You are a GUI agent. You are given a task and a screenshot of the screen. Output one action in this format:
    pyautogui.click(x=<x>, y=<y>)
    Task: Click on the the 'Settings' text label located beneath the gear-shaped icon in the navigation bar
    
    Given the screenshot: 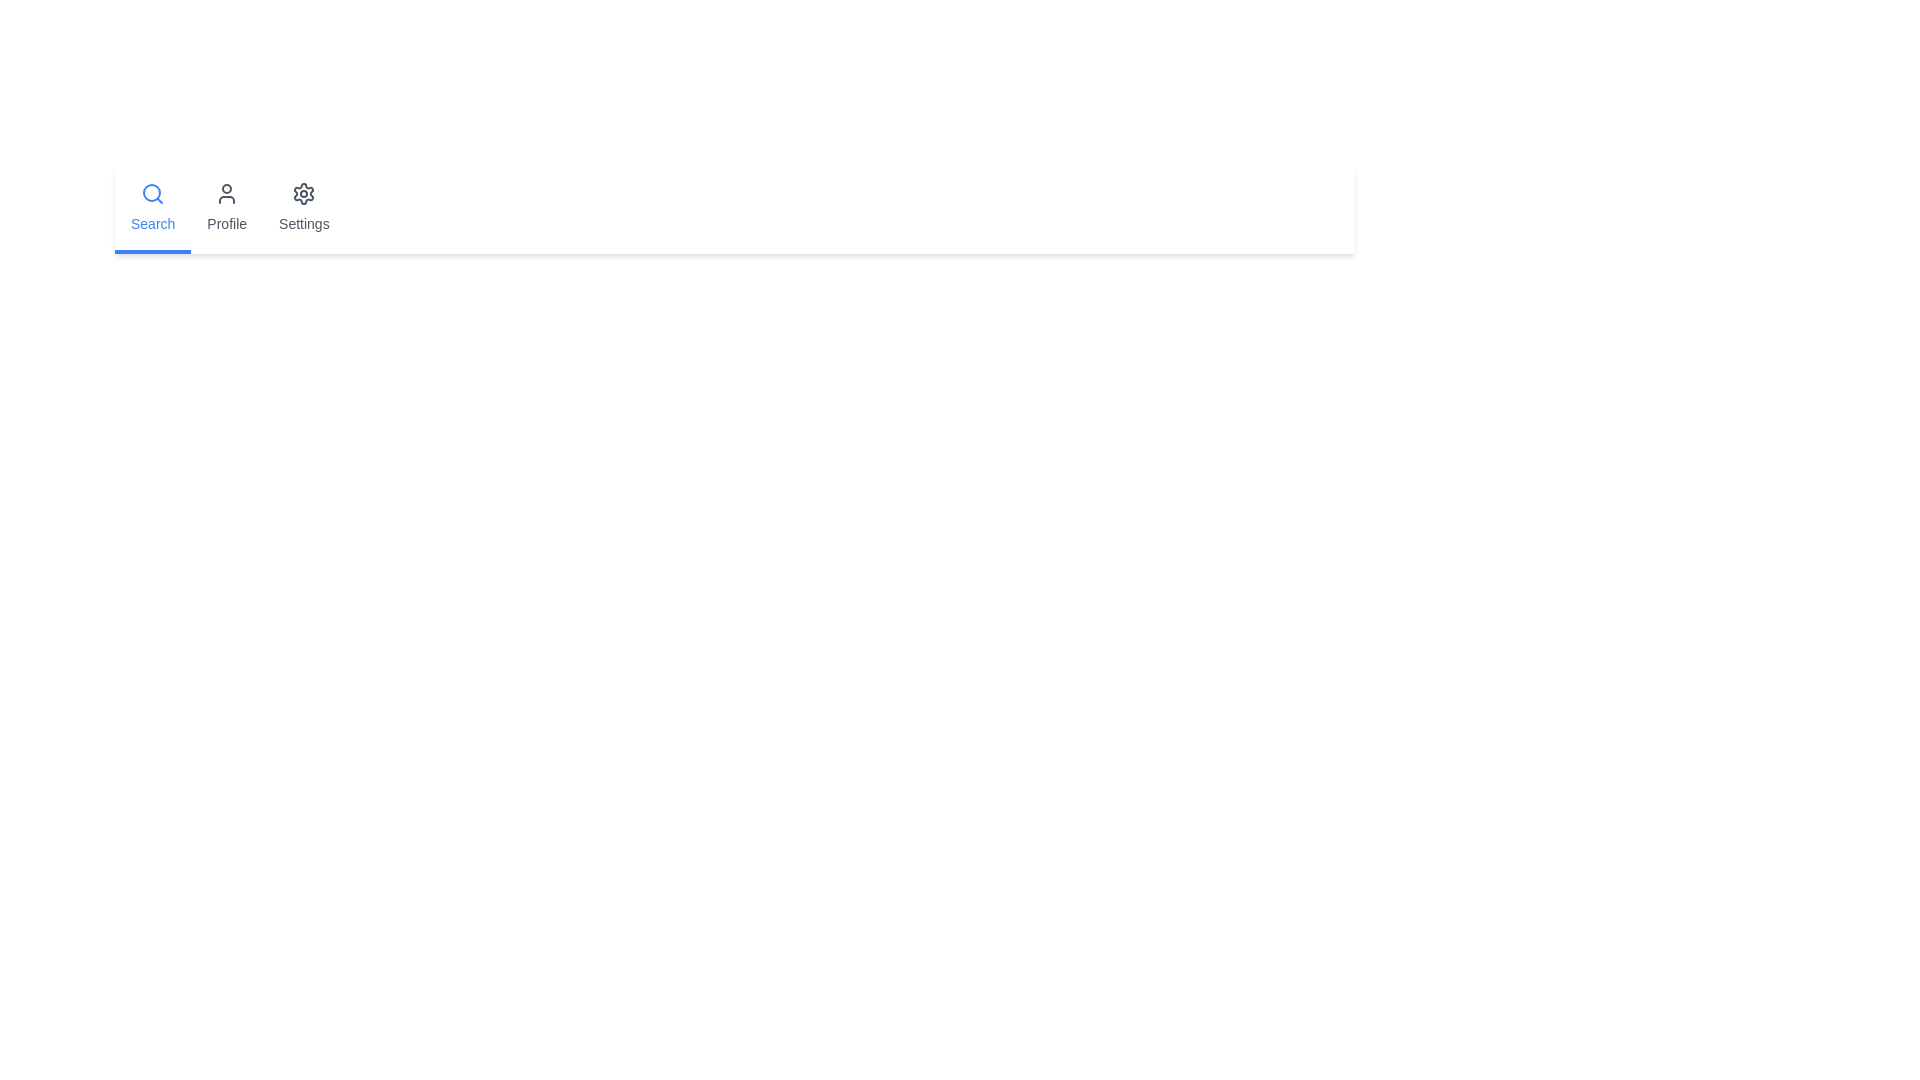 What is the action you would take?
    pyautogui.click(x=303, y=223)
    